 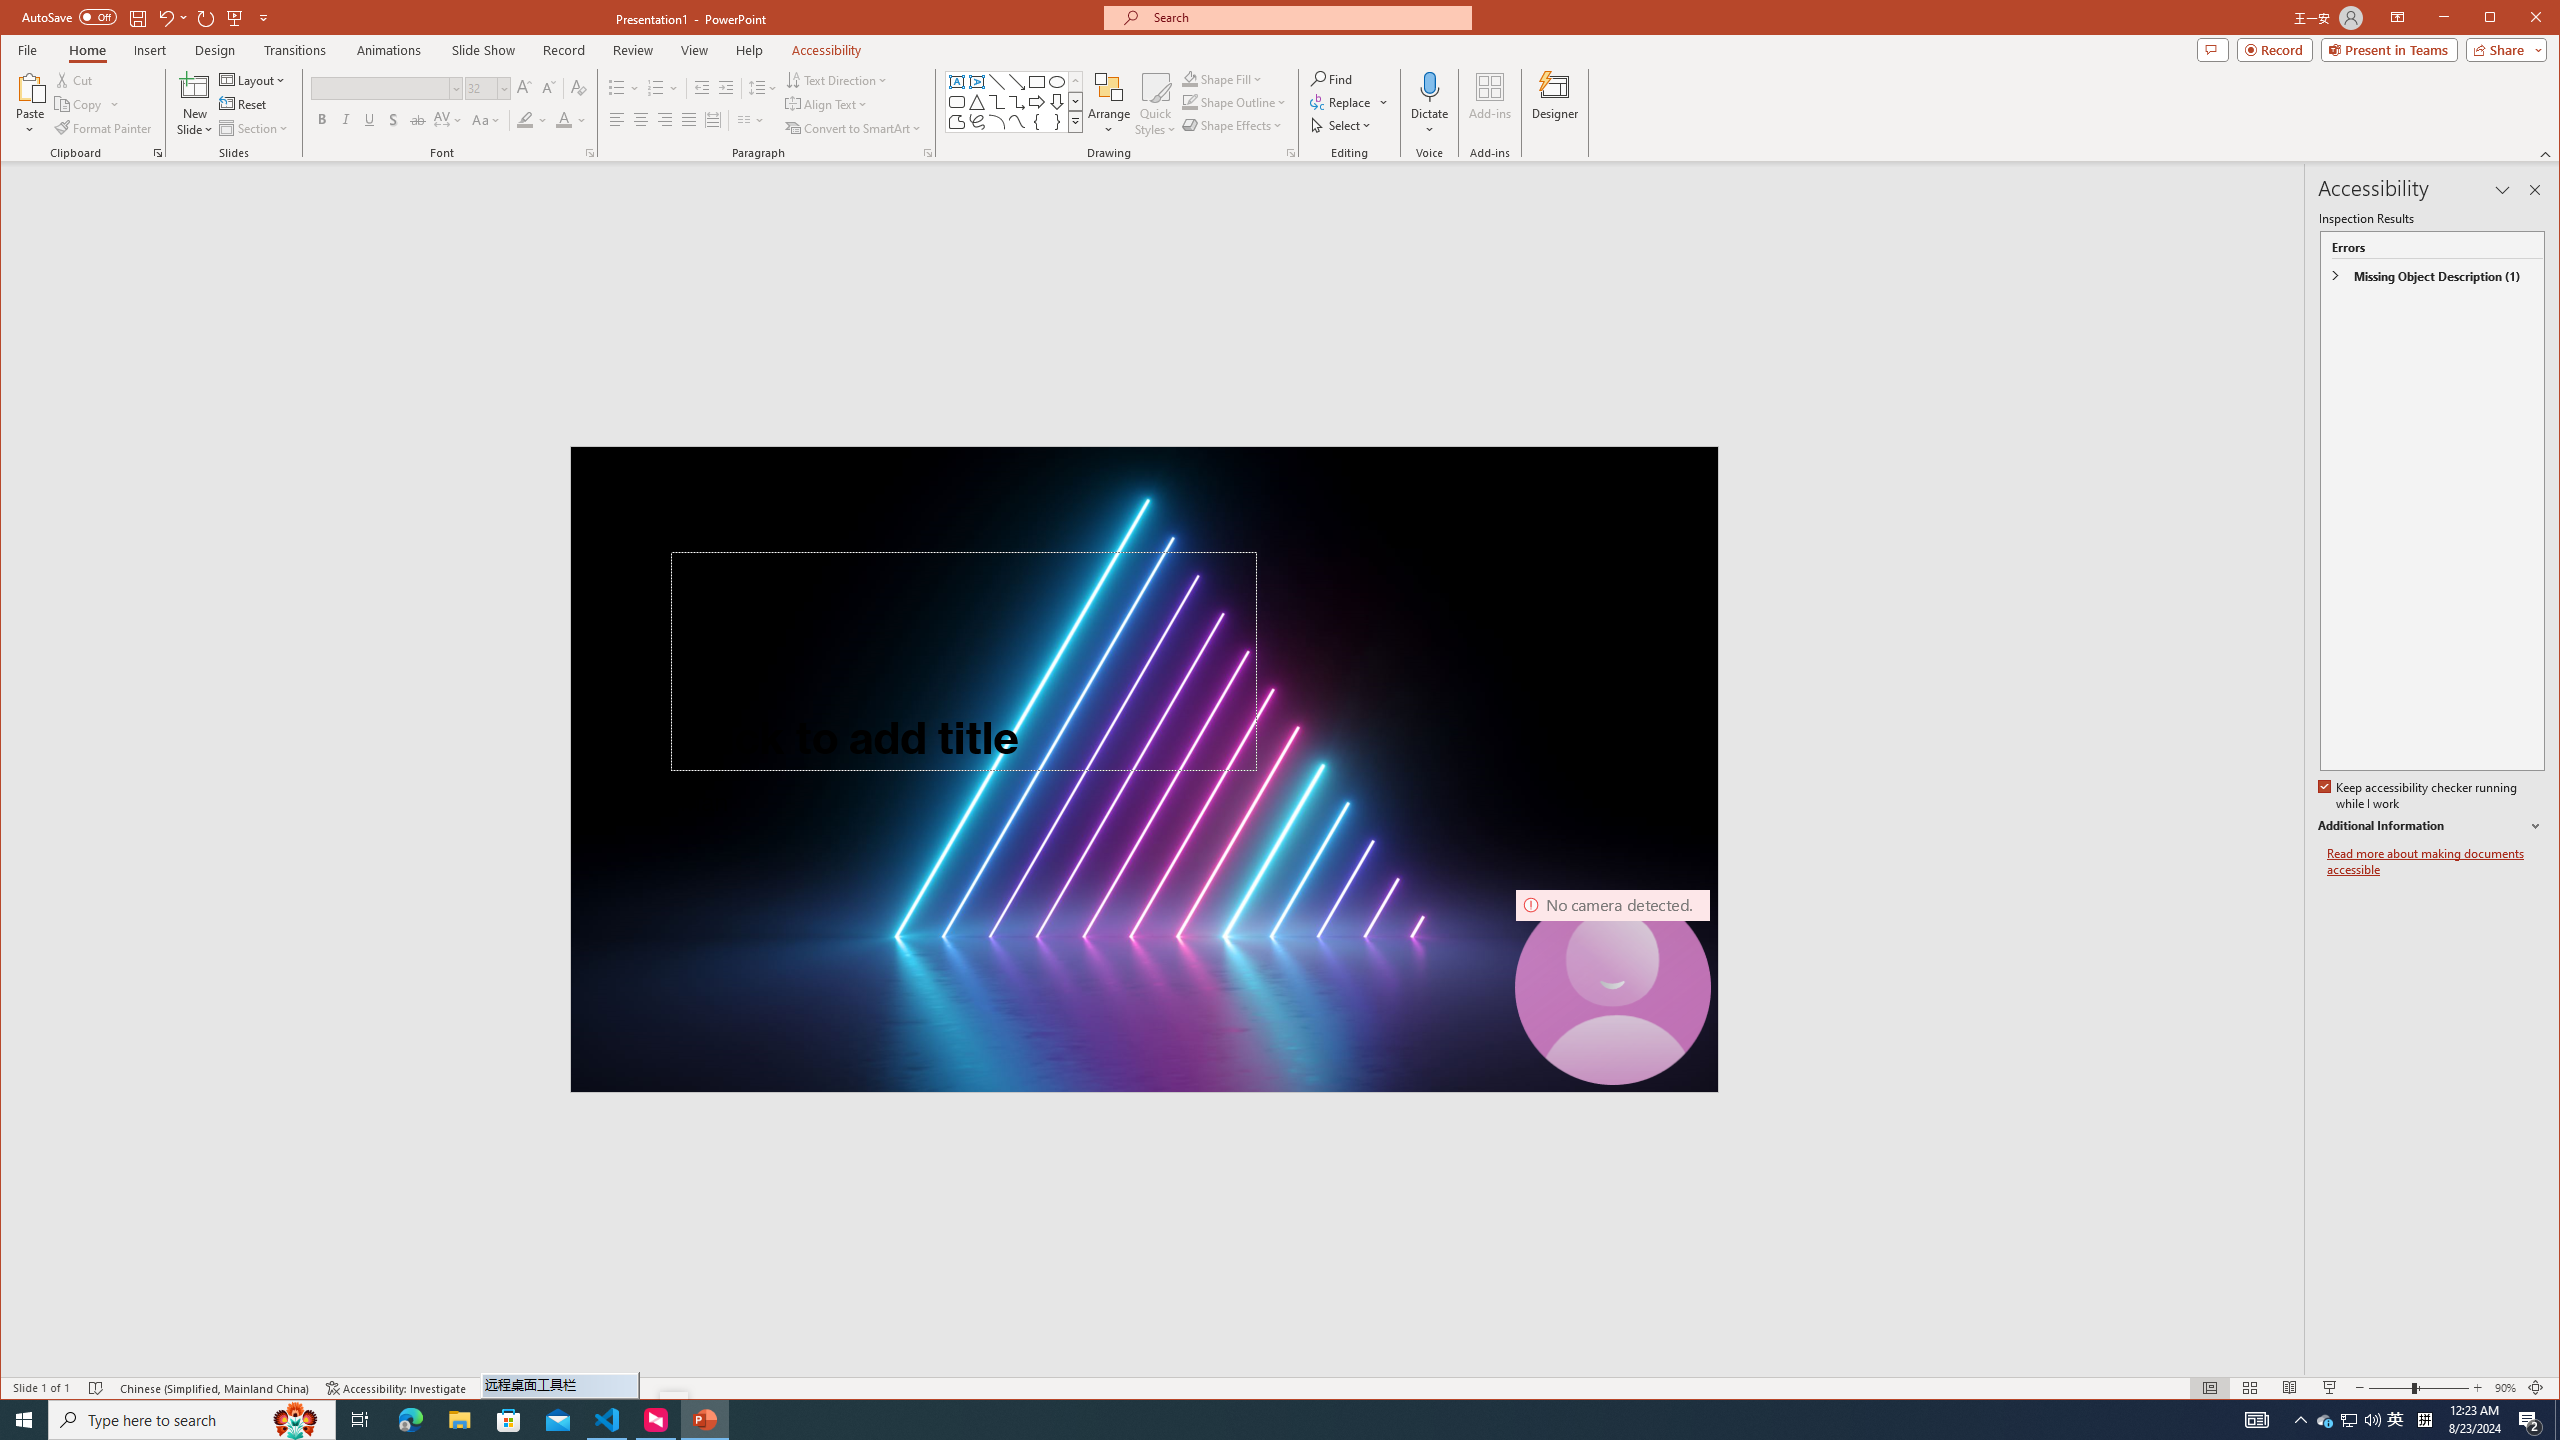 I want to click on 'Shape Outline Blue, Accent 1', so click(x=1190, y=102).